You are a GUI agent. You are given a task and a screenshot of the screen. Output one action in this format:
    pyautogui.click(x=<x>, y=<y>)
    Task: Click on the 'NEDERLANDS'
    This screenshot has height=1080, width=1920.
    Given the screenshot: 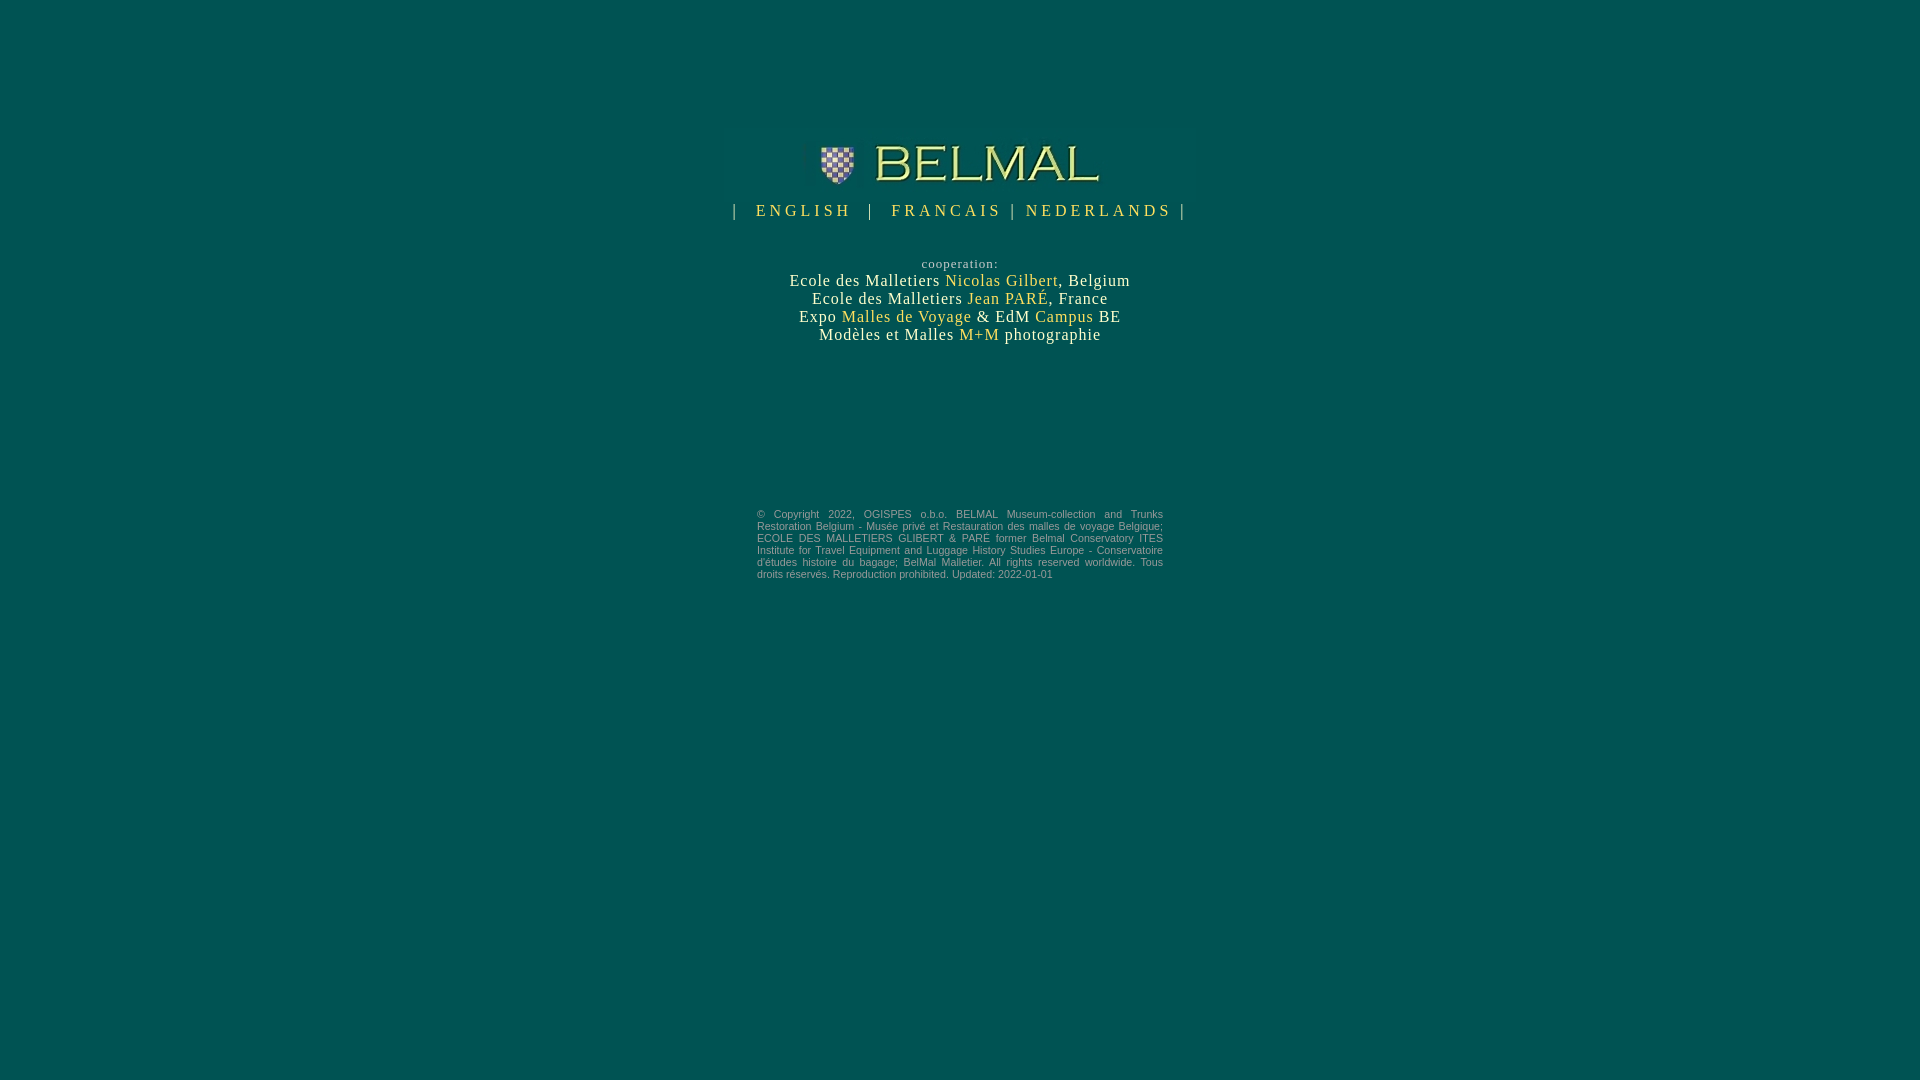 What is the action you would take?
    pyautogui.click(x=1098, y=210)
    